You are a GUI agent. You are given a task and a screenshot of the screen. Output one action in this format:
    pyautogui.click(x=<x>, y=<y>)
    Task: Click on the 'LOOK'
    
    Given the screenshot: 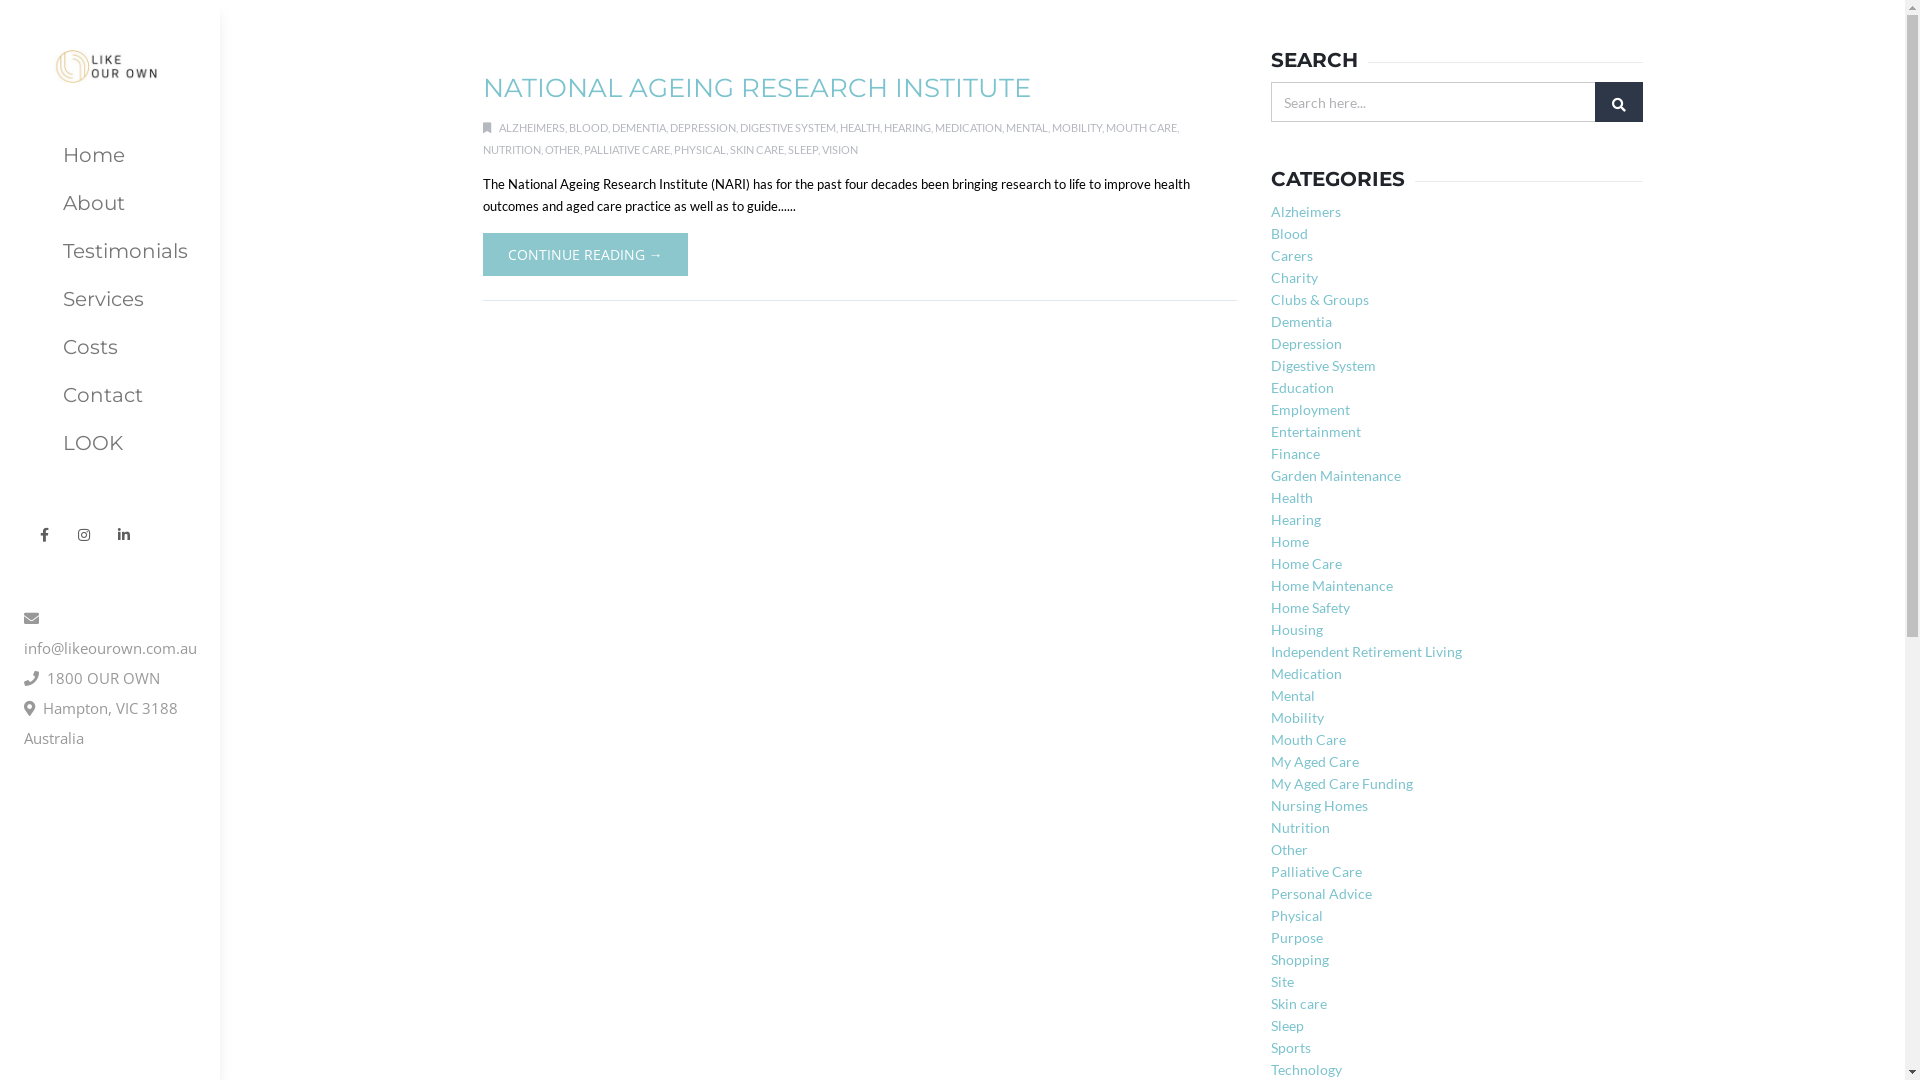 What is the action you would take?
    pyautogui.click(x=109, y=442)
    